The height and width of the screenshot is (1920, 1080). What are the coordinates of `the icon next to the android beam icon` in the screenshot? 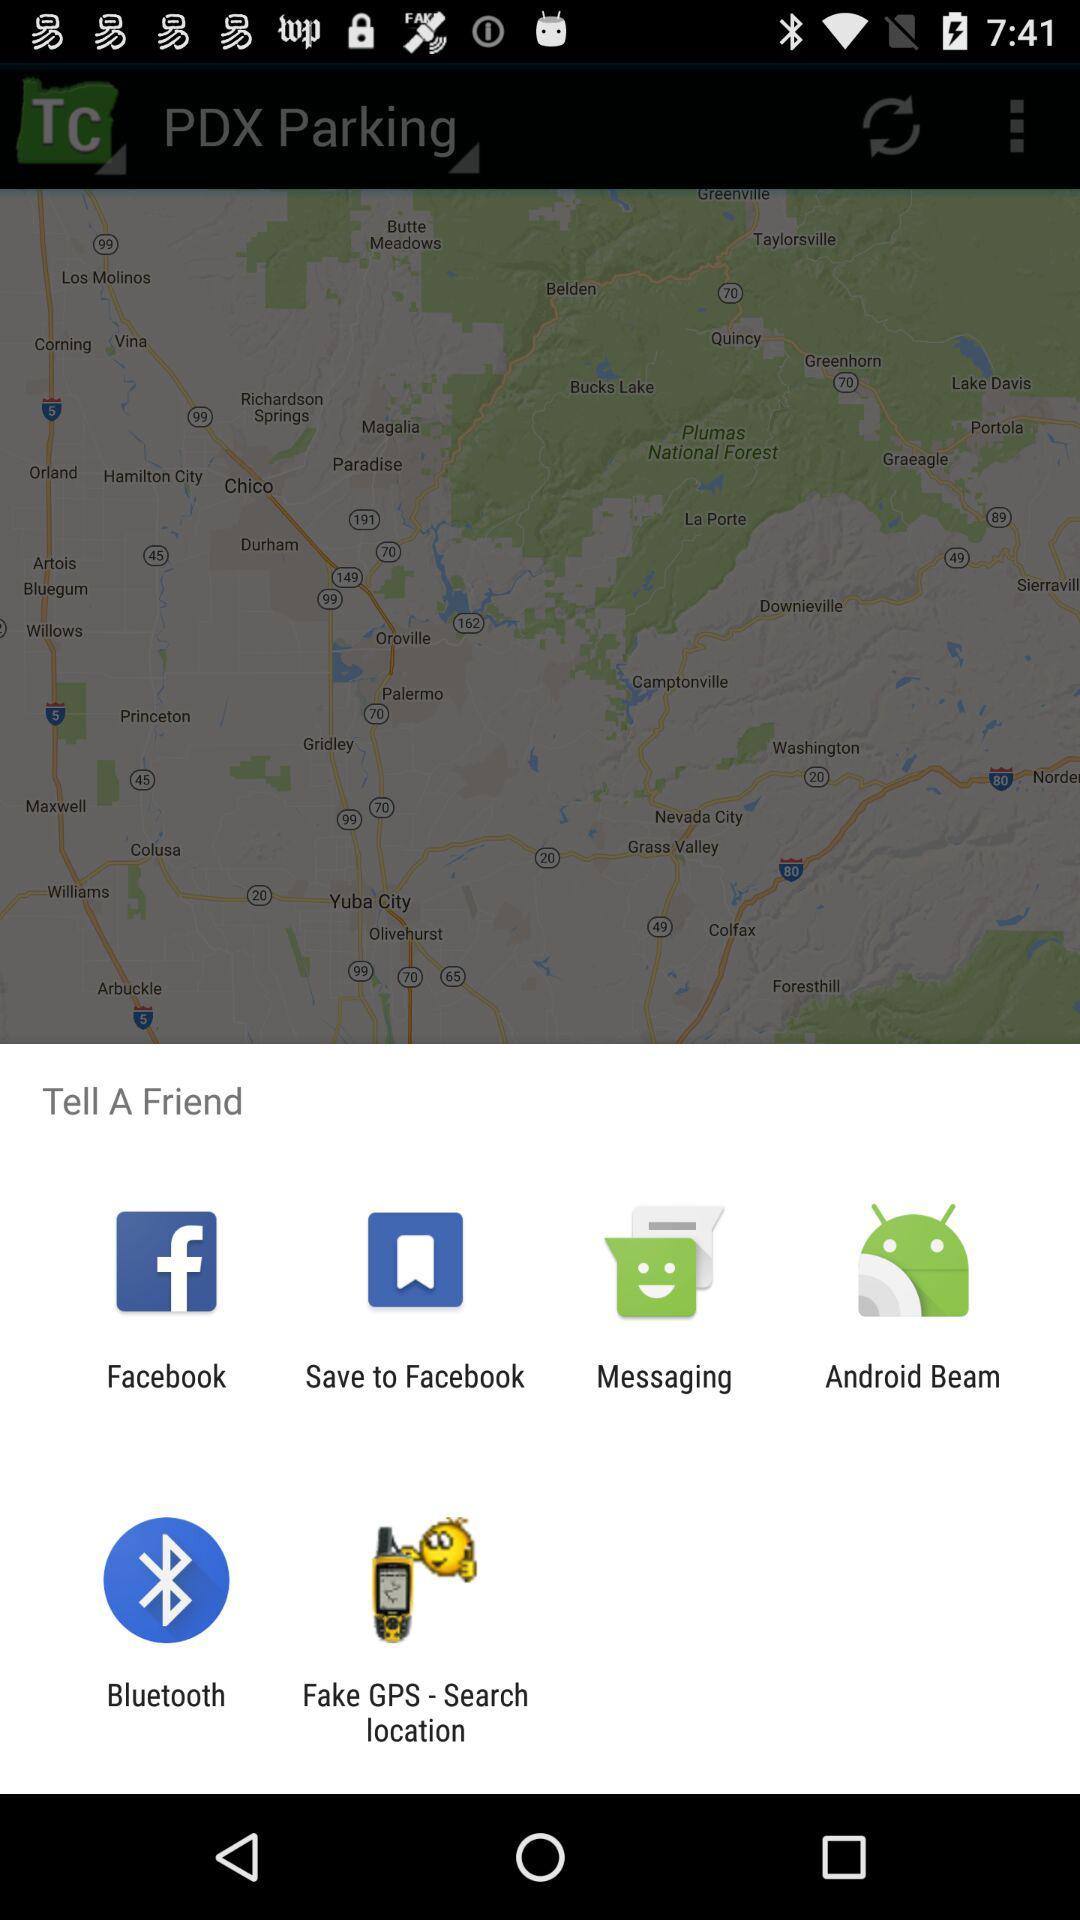 It's located at (664, 1392).